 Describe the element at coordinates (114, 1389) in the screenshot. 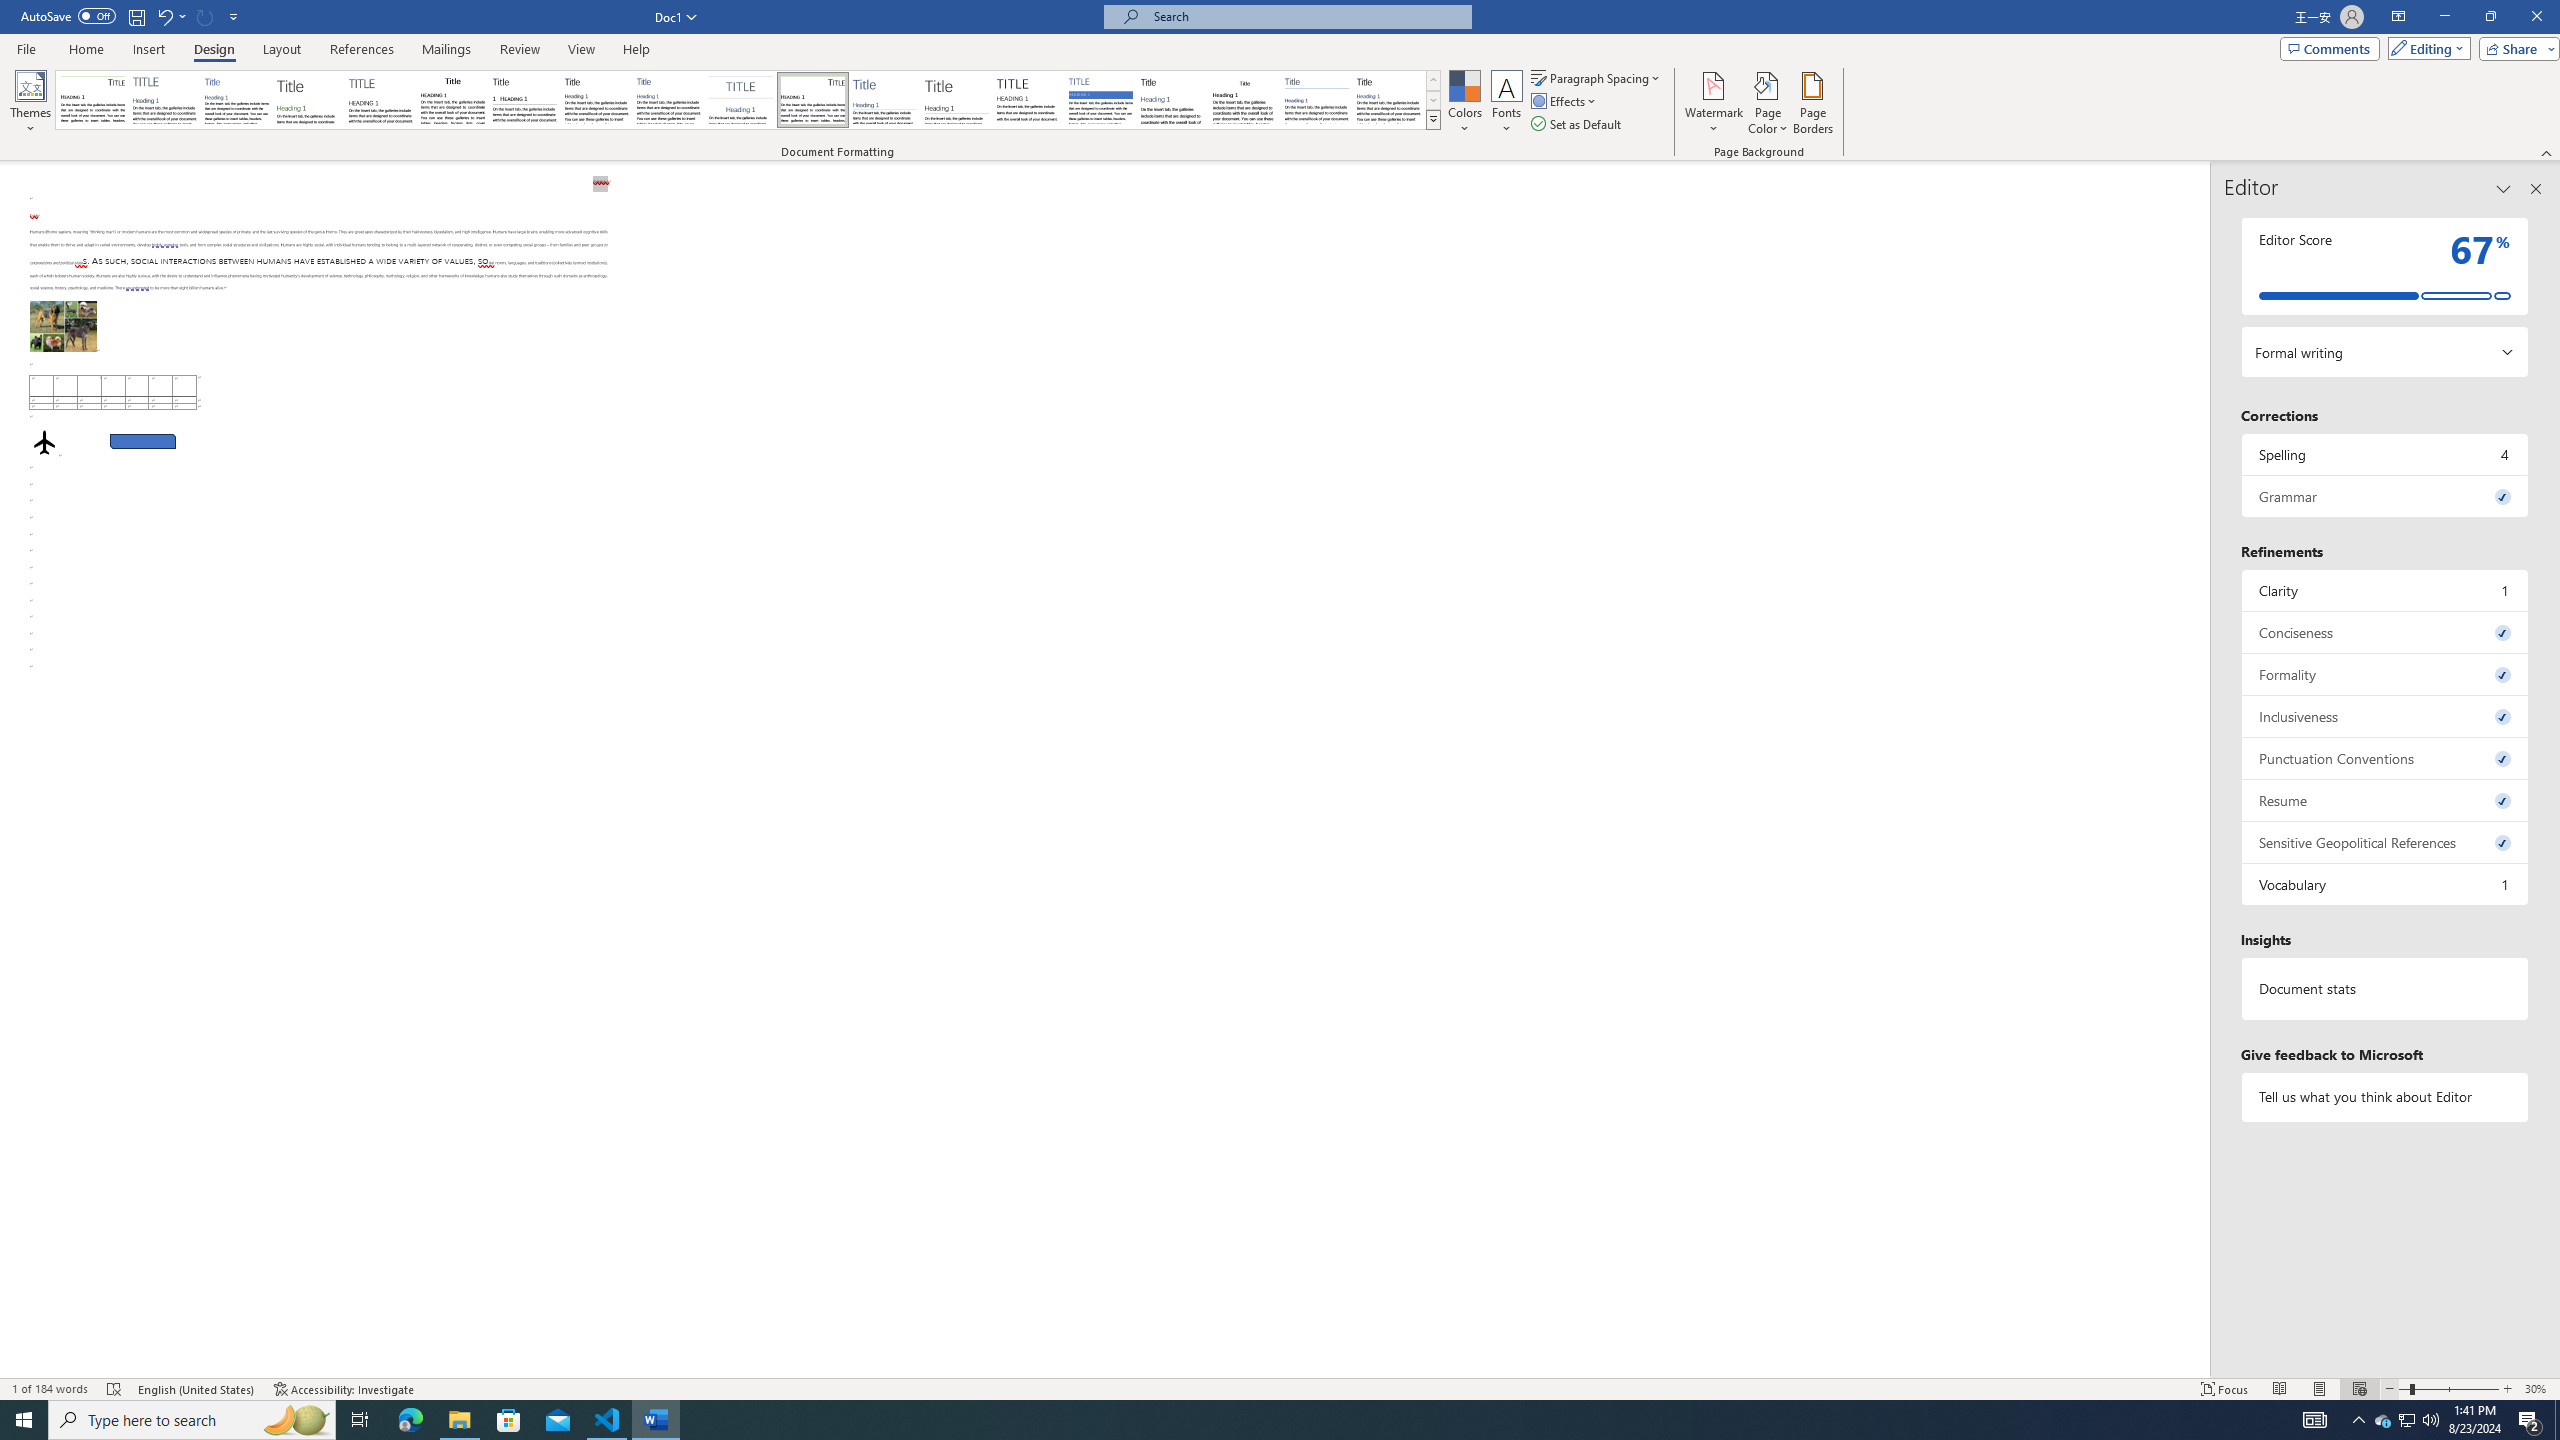

I see `'Spelling and Grammar Check Errors'` at that location.